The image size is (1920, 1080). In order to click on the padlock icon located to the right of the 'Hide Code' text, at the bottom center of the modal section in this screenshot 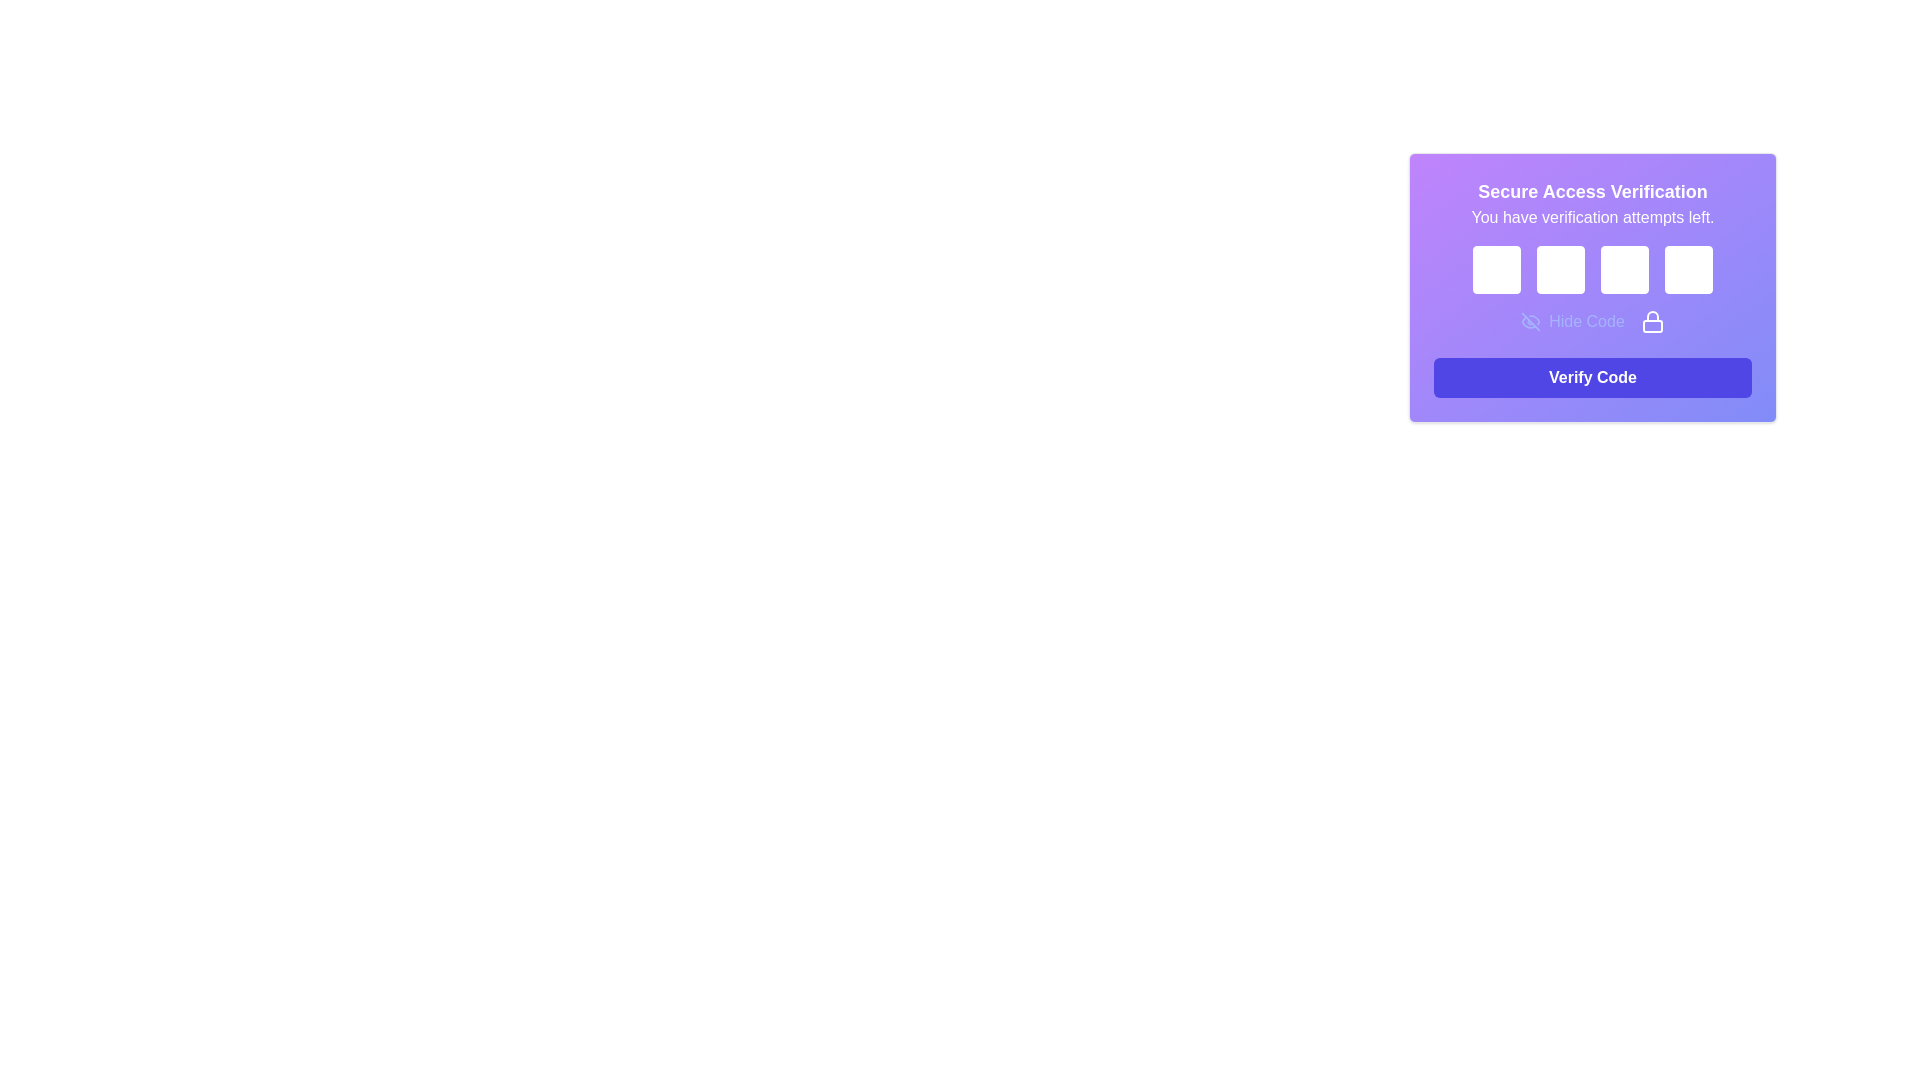, I will do `click(1652, 320)`.